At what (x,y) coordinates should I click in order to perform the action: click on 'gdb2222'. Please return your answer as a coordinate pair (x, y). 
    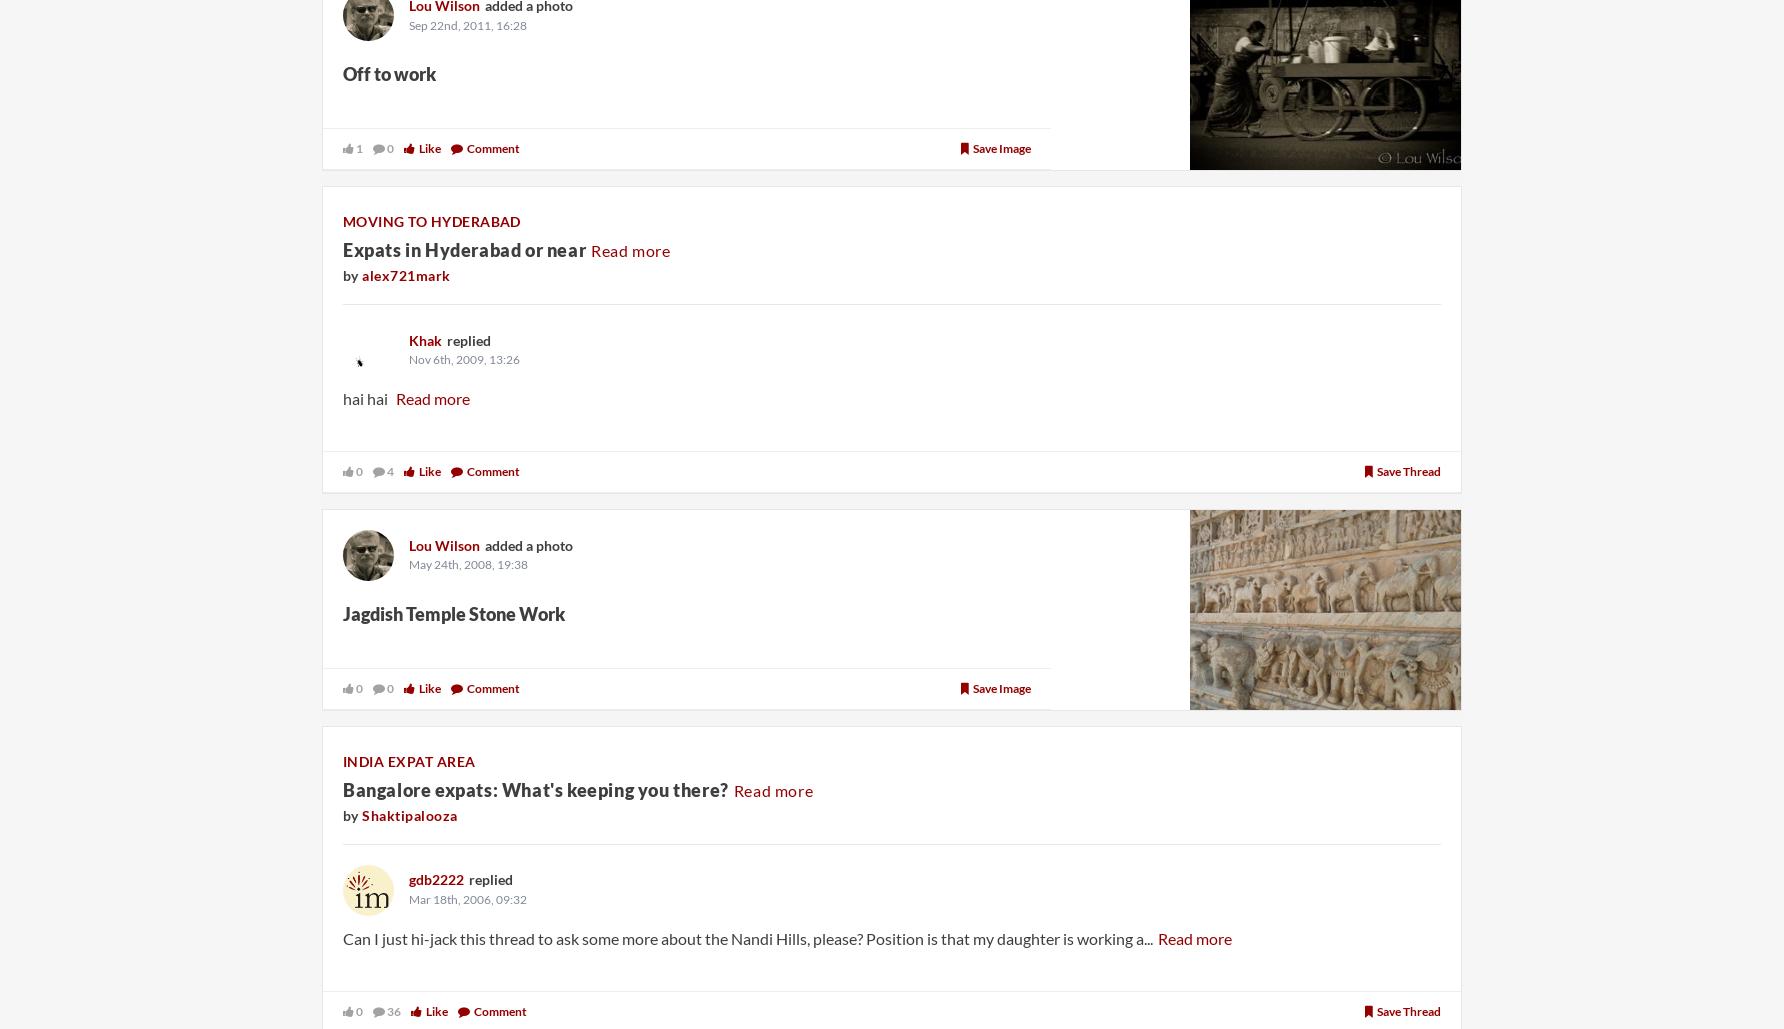
    Looking at the image, I should click on (435, 878).